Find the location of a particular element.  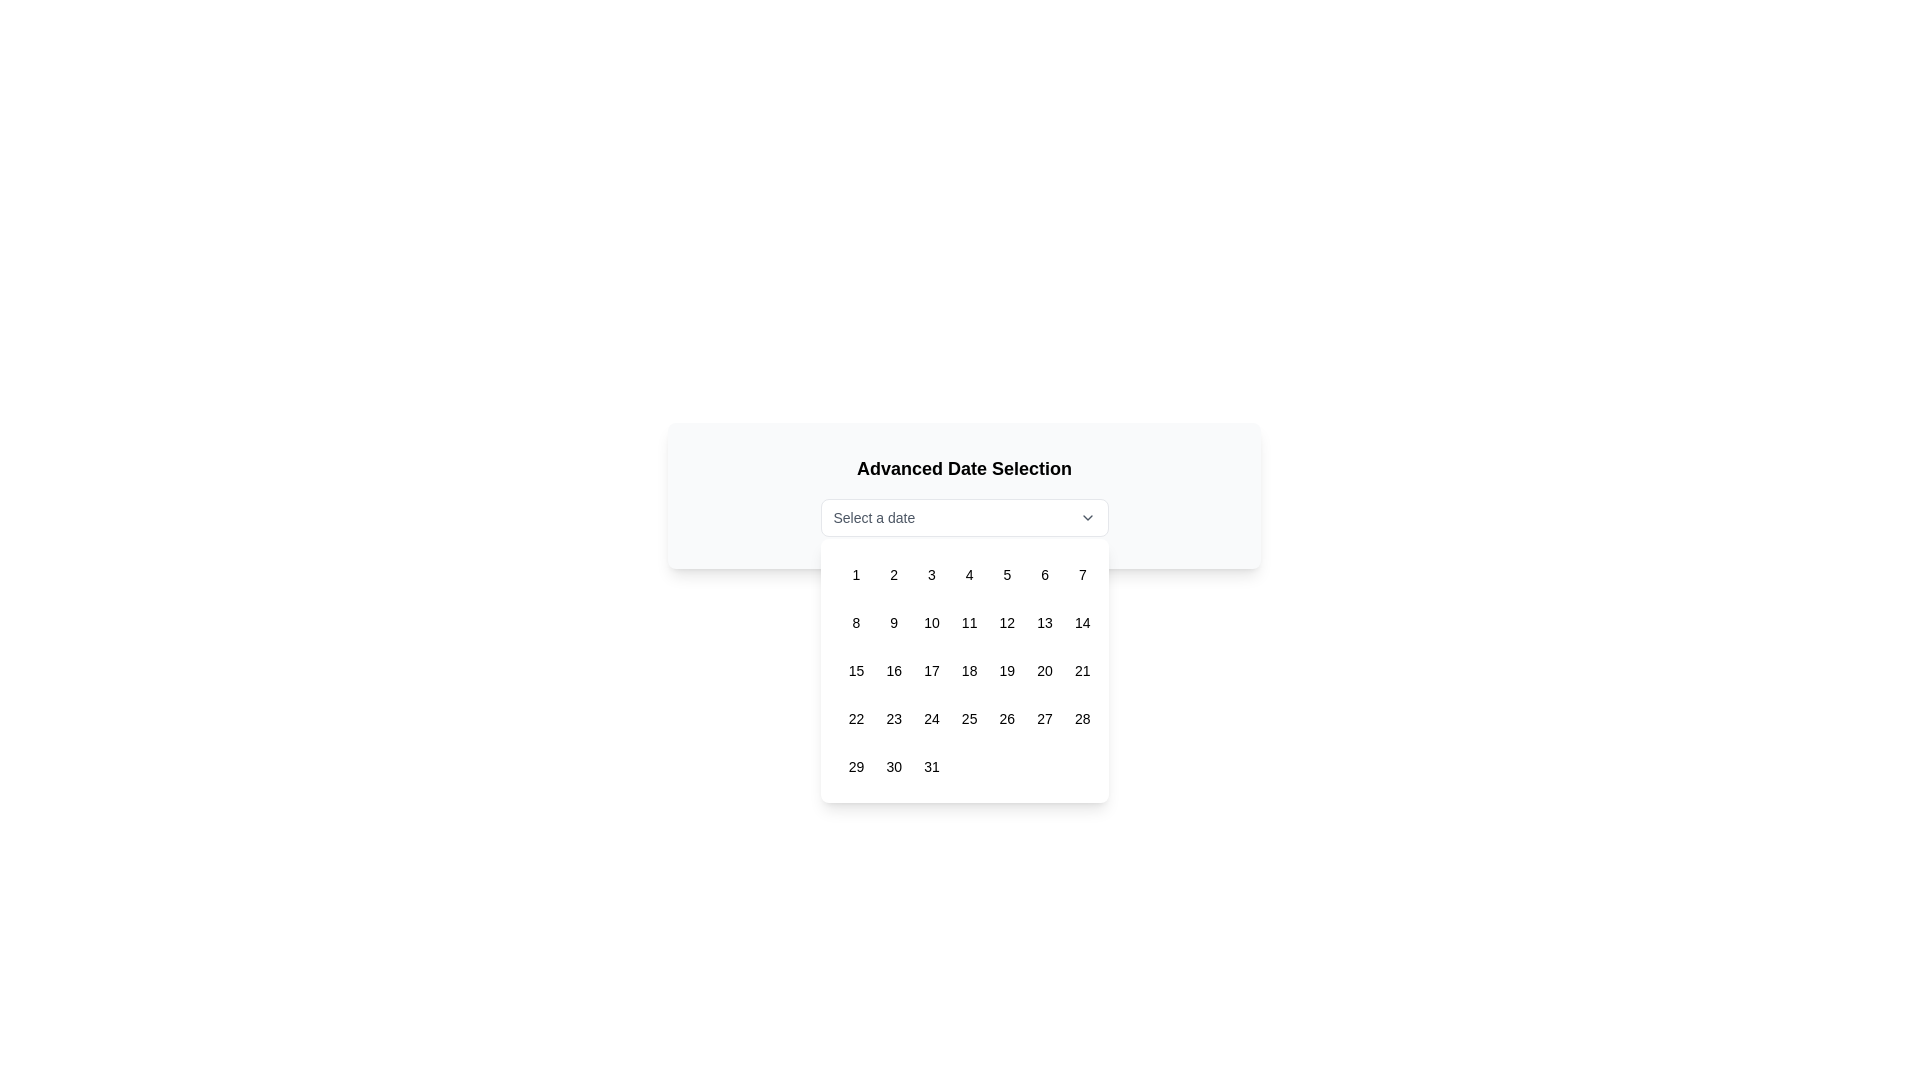

the calendar day selector button displaying the number '1' is located at coordinates (856, 574).